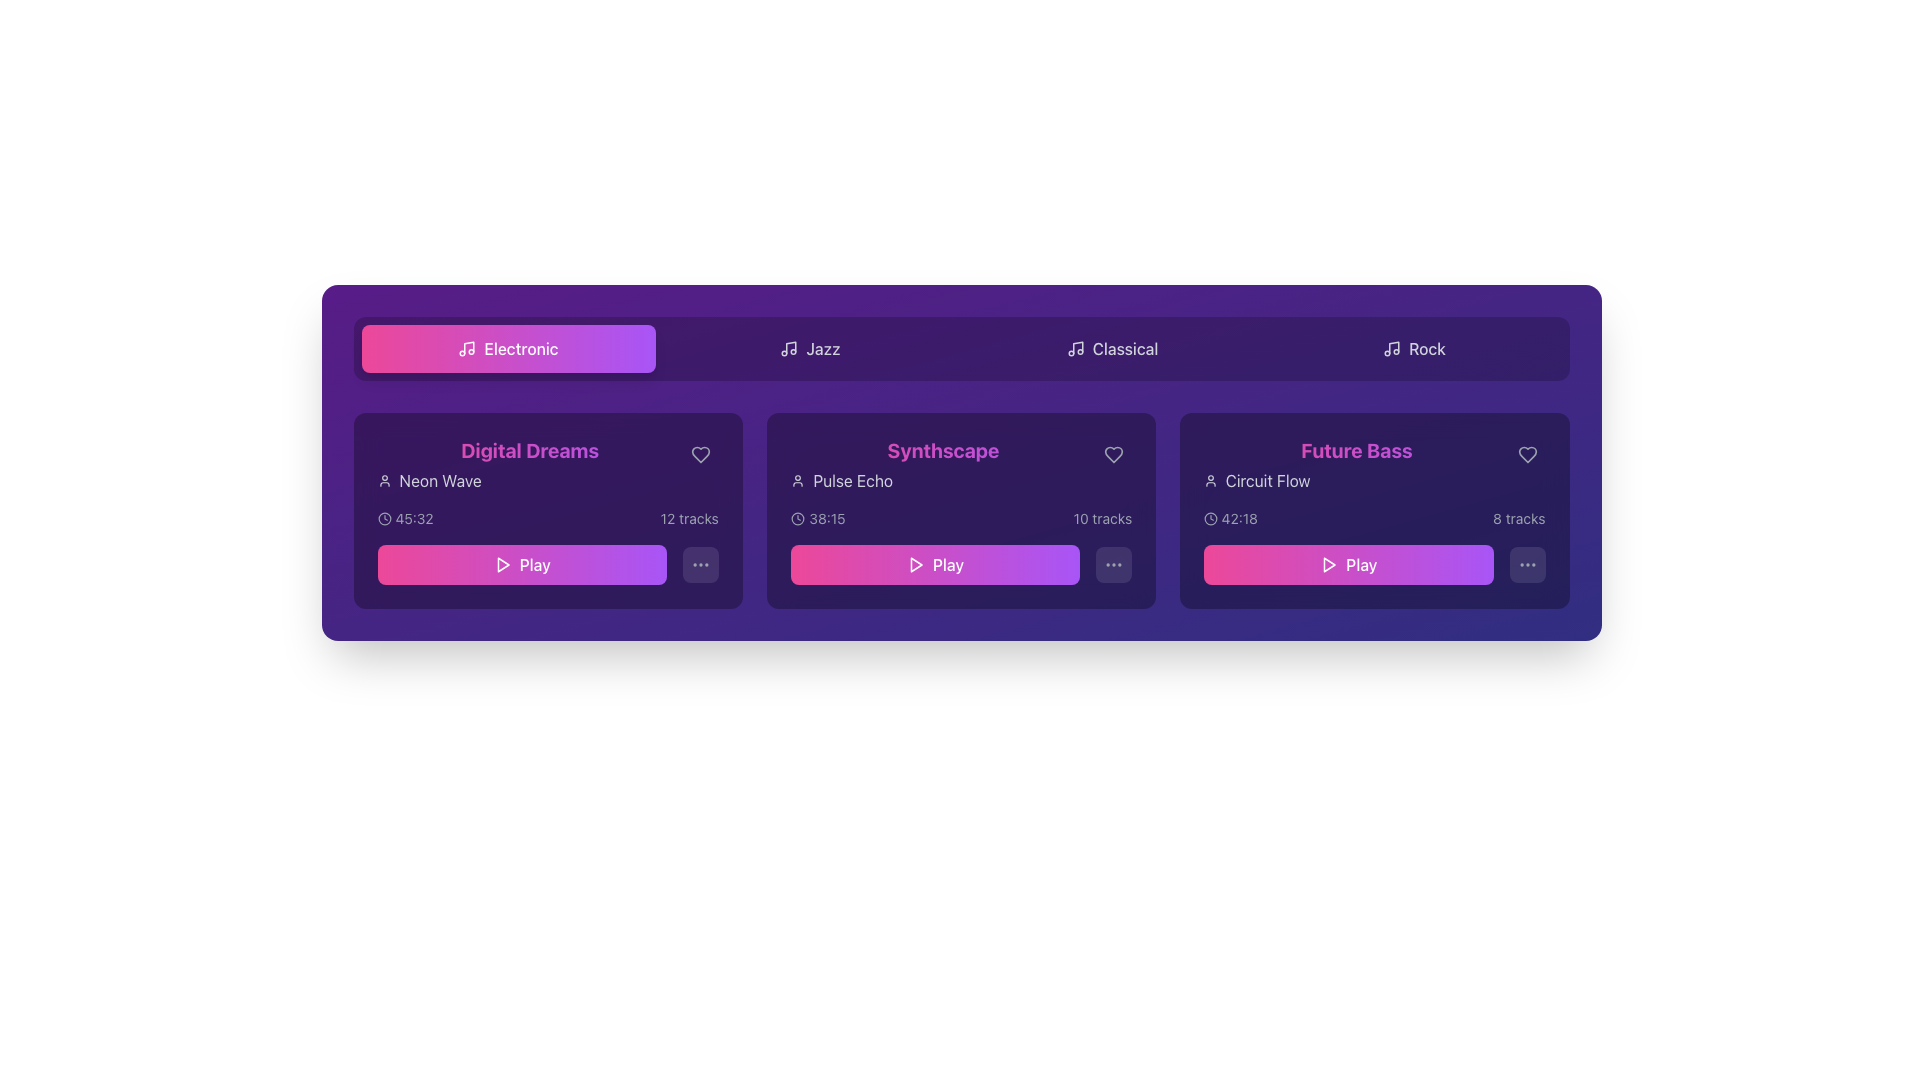  I want to click on the favorite icon located in the top-right corner of the 'Future Bass' card to mark the item as a favorite, so click(1526, 455).